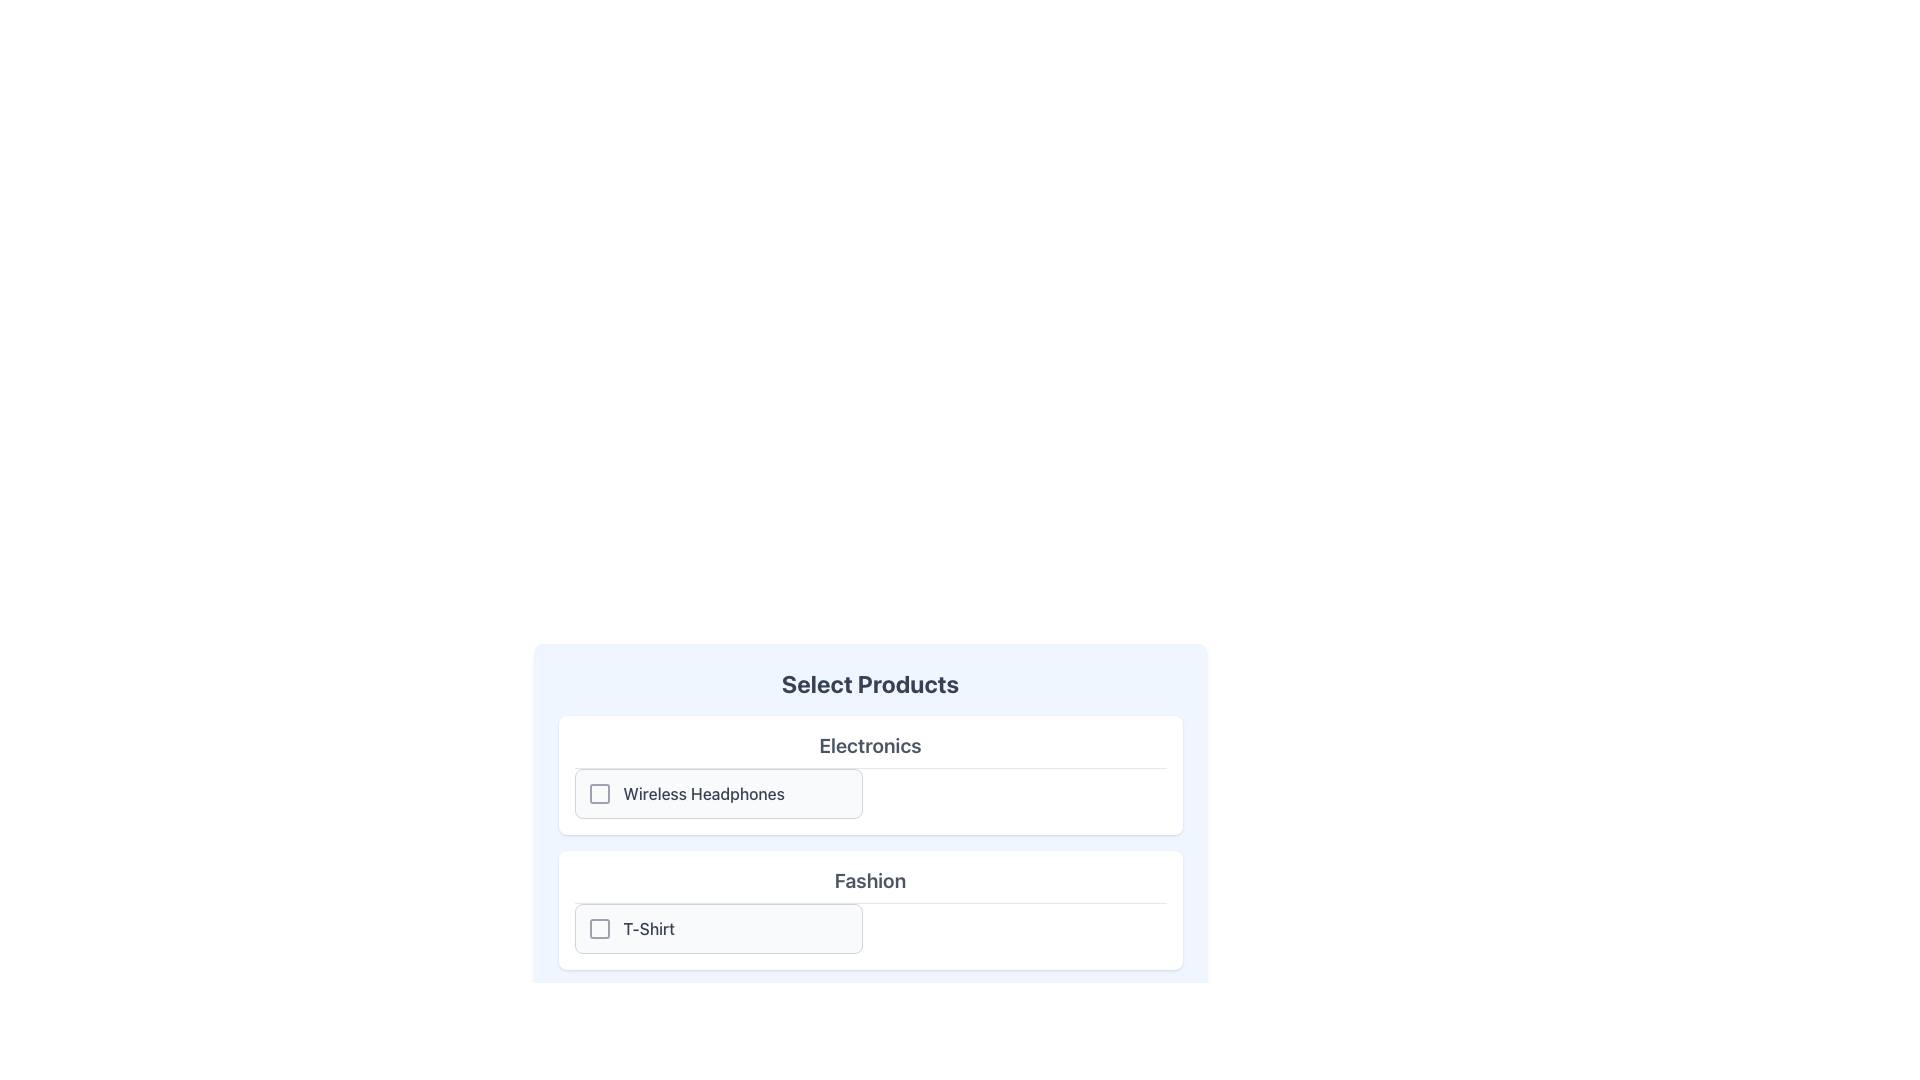 The height and width of the screenshot is (1080, 1920). What do you see at coordinates (649, 929) in the screenshot?
I see `the static text label indicating the name of the product associated with the checkbox in the 'Fashion' category under 'Select Products'` at bounding box center [649, 929].